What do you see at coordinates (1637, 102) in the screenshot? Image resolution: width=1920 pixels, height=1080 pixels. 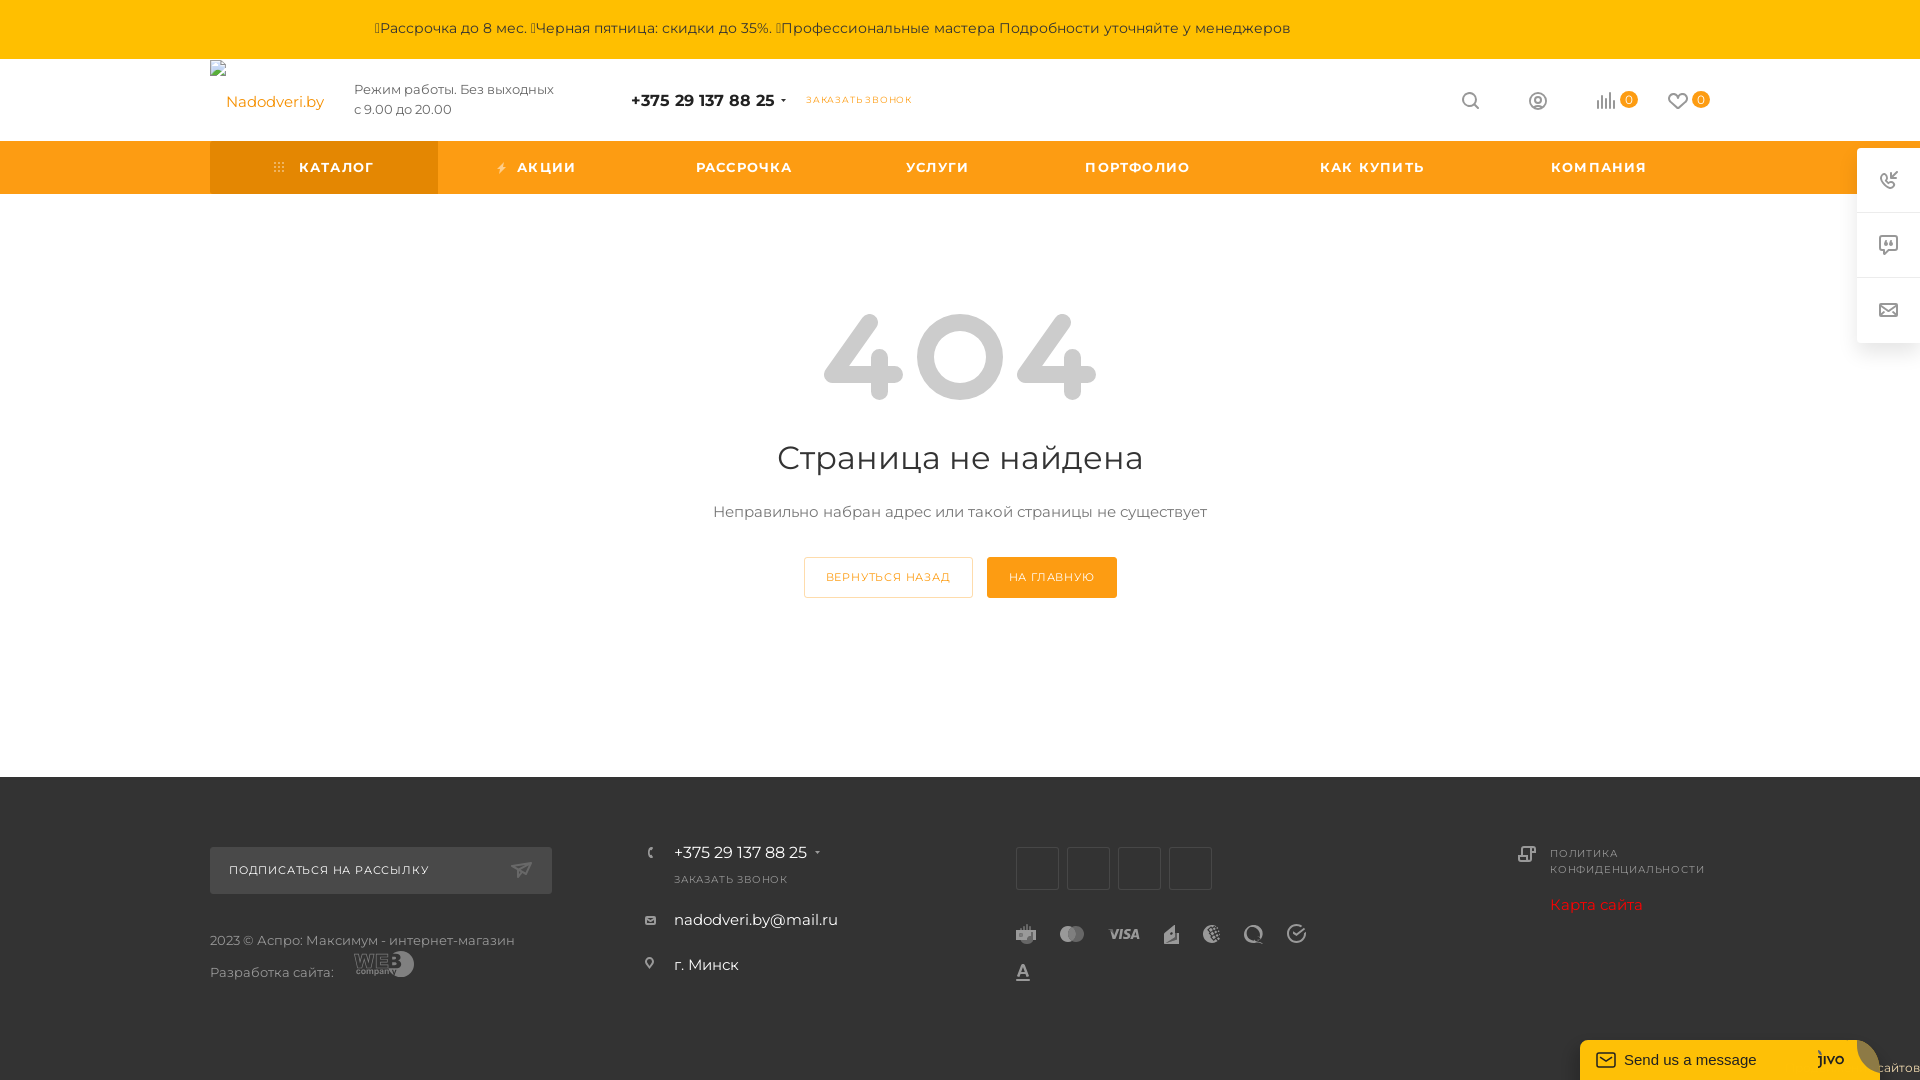 I see `'0'` at bounding box center [1637, 102].